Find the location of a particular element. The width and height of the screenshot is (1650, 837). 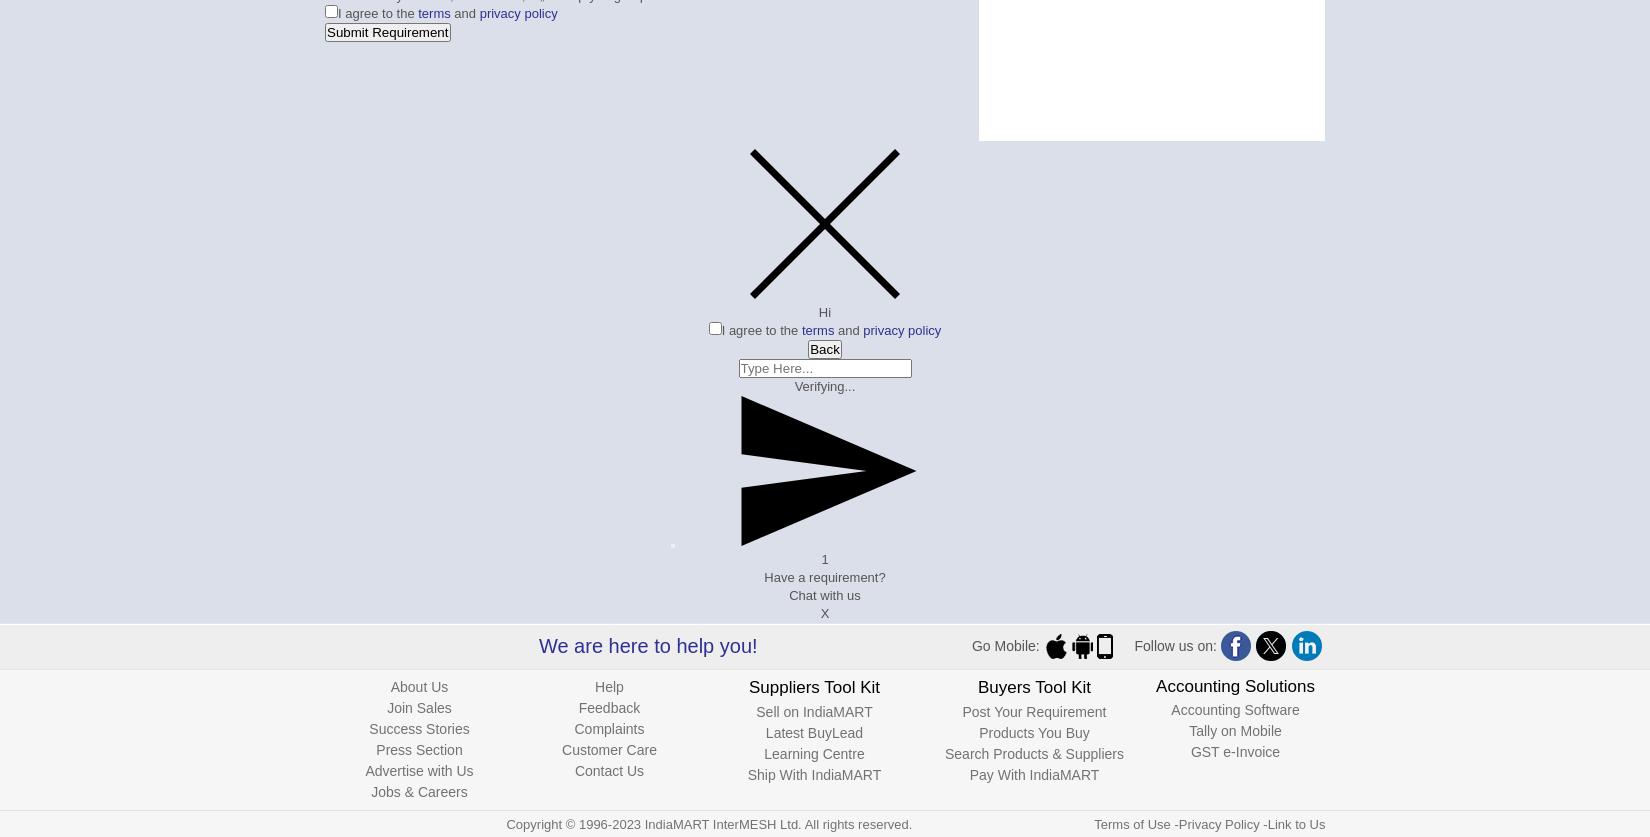

'X' is located at coordinates (823, 613).